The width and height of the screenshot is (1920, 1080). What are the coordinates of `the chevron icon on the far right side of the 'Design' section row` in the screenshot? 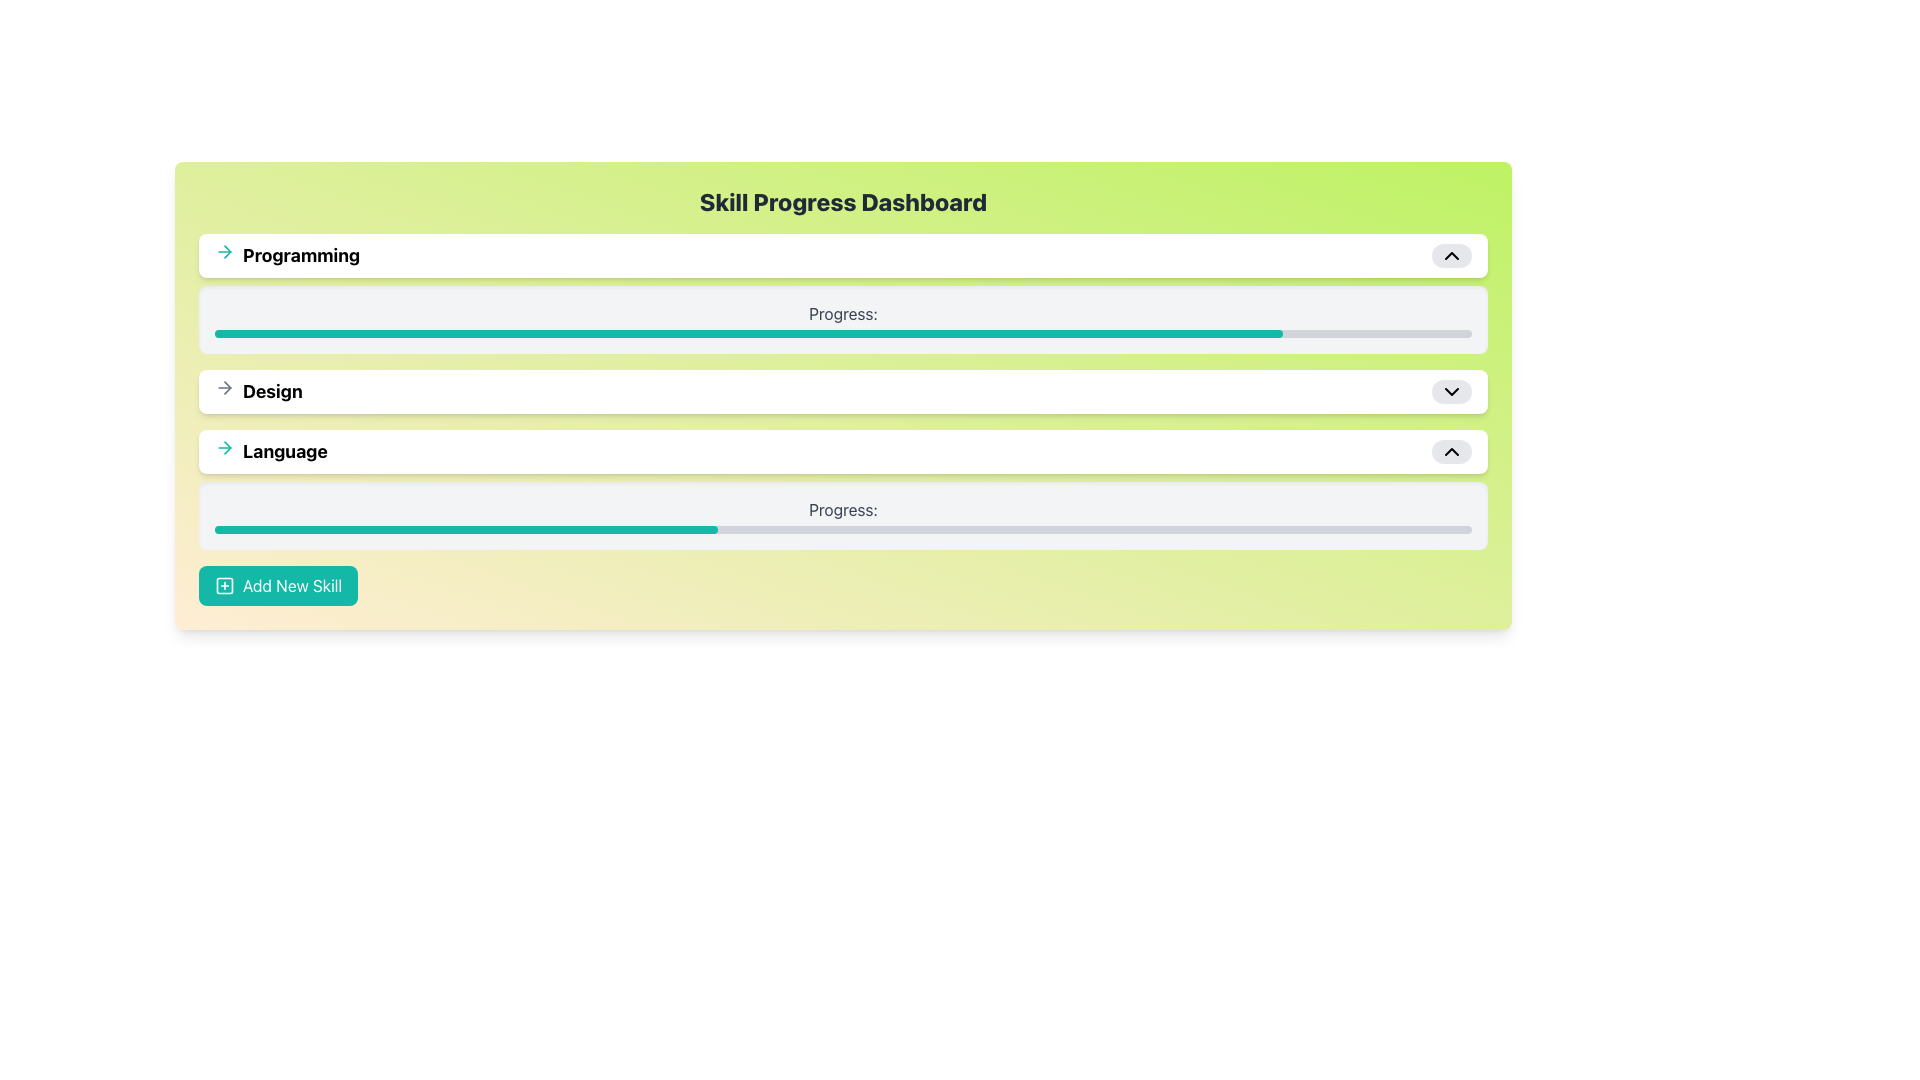 It's located at (1451, 392).